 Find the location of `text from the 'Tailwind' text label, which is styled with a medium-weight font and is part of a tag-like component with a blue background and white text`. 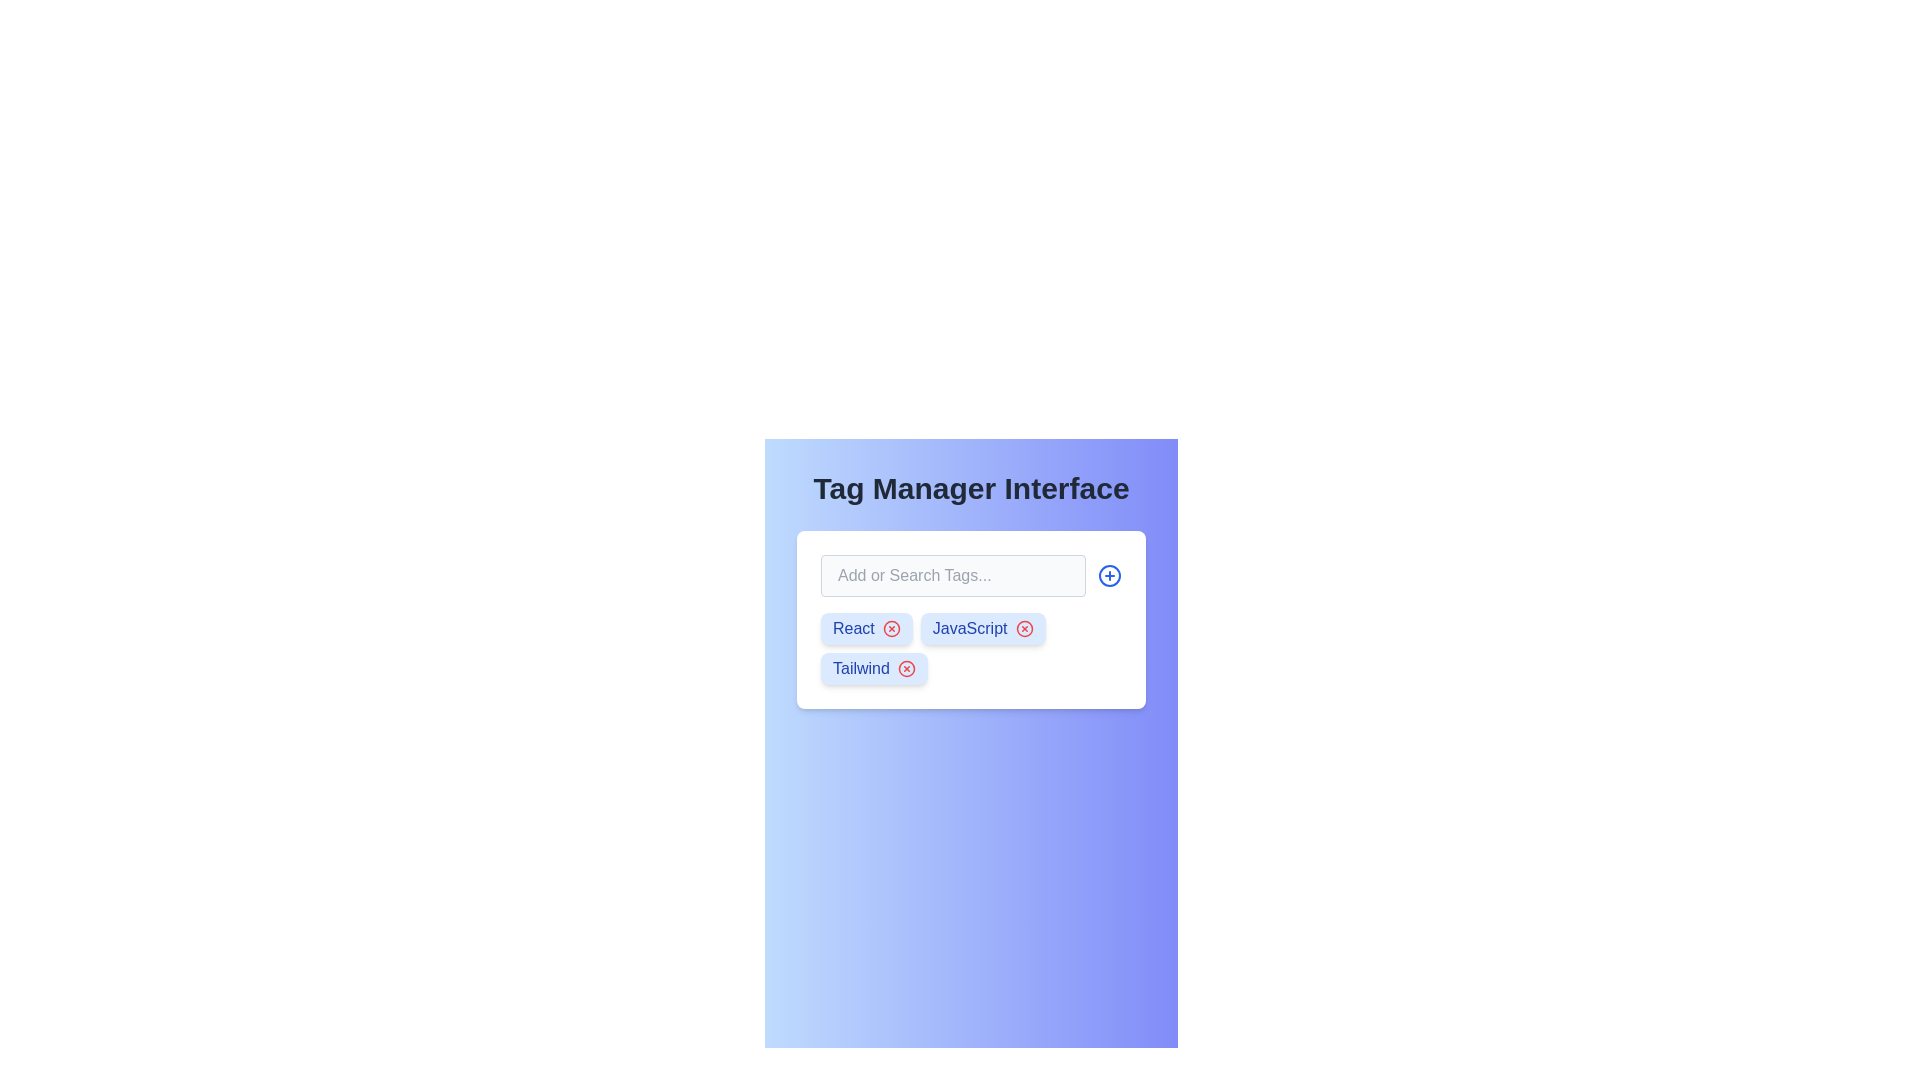

text from the 'Tailwind' text label, which is styled with a medium-weight font and is part of a tag-like component with a blue background and white text is located at coordinates (861, 668).